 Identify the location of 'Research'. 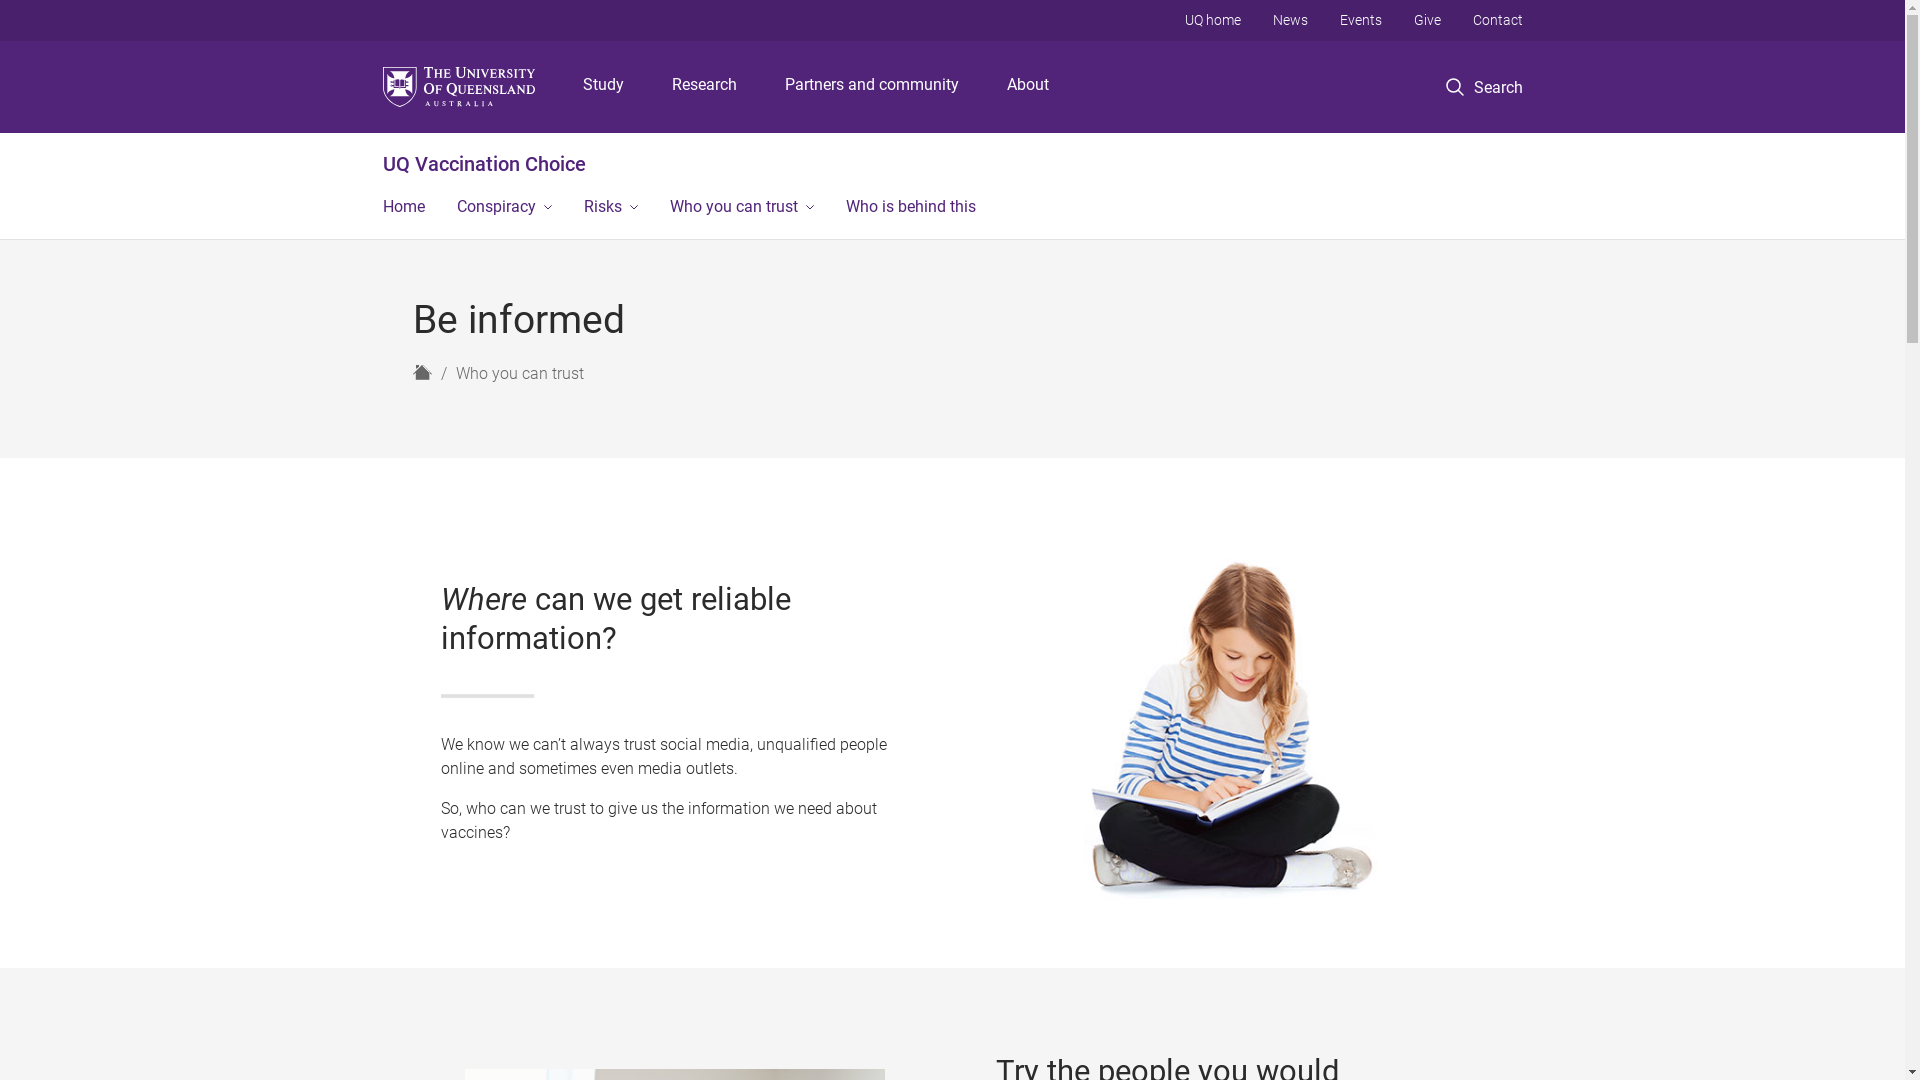
(704, 86).